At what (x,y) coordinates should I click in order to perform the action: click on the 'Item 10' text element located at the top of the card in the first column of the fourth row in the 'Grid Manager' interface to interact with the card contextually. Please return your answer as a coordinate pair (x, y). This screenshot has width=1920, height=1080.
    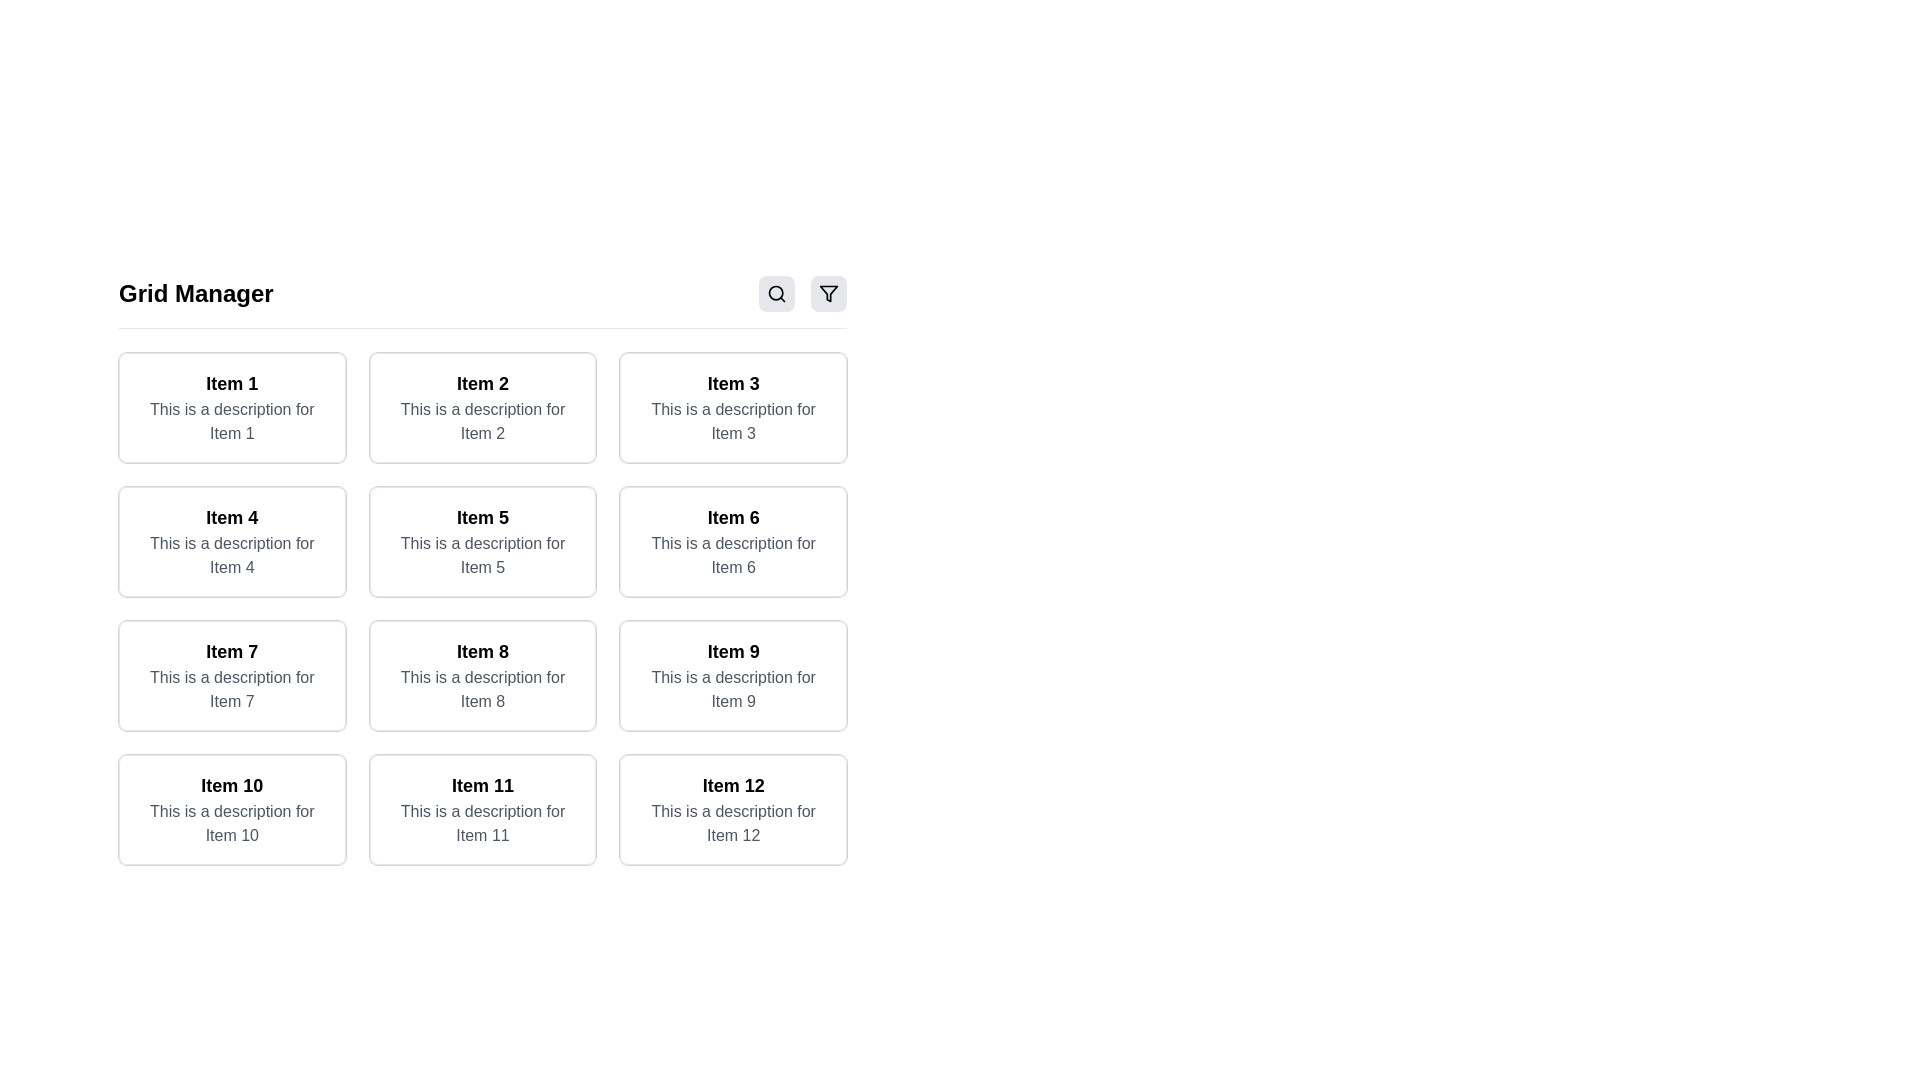
    Looking at the image, I should click on (232, 785).